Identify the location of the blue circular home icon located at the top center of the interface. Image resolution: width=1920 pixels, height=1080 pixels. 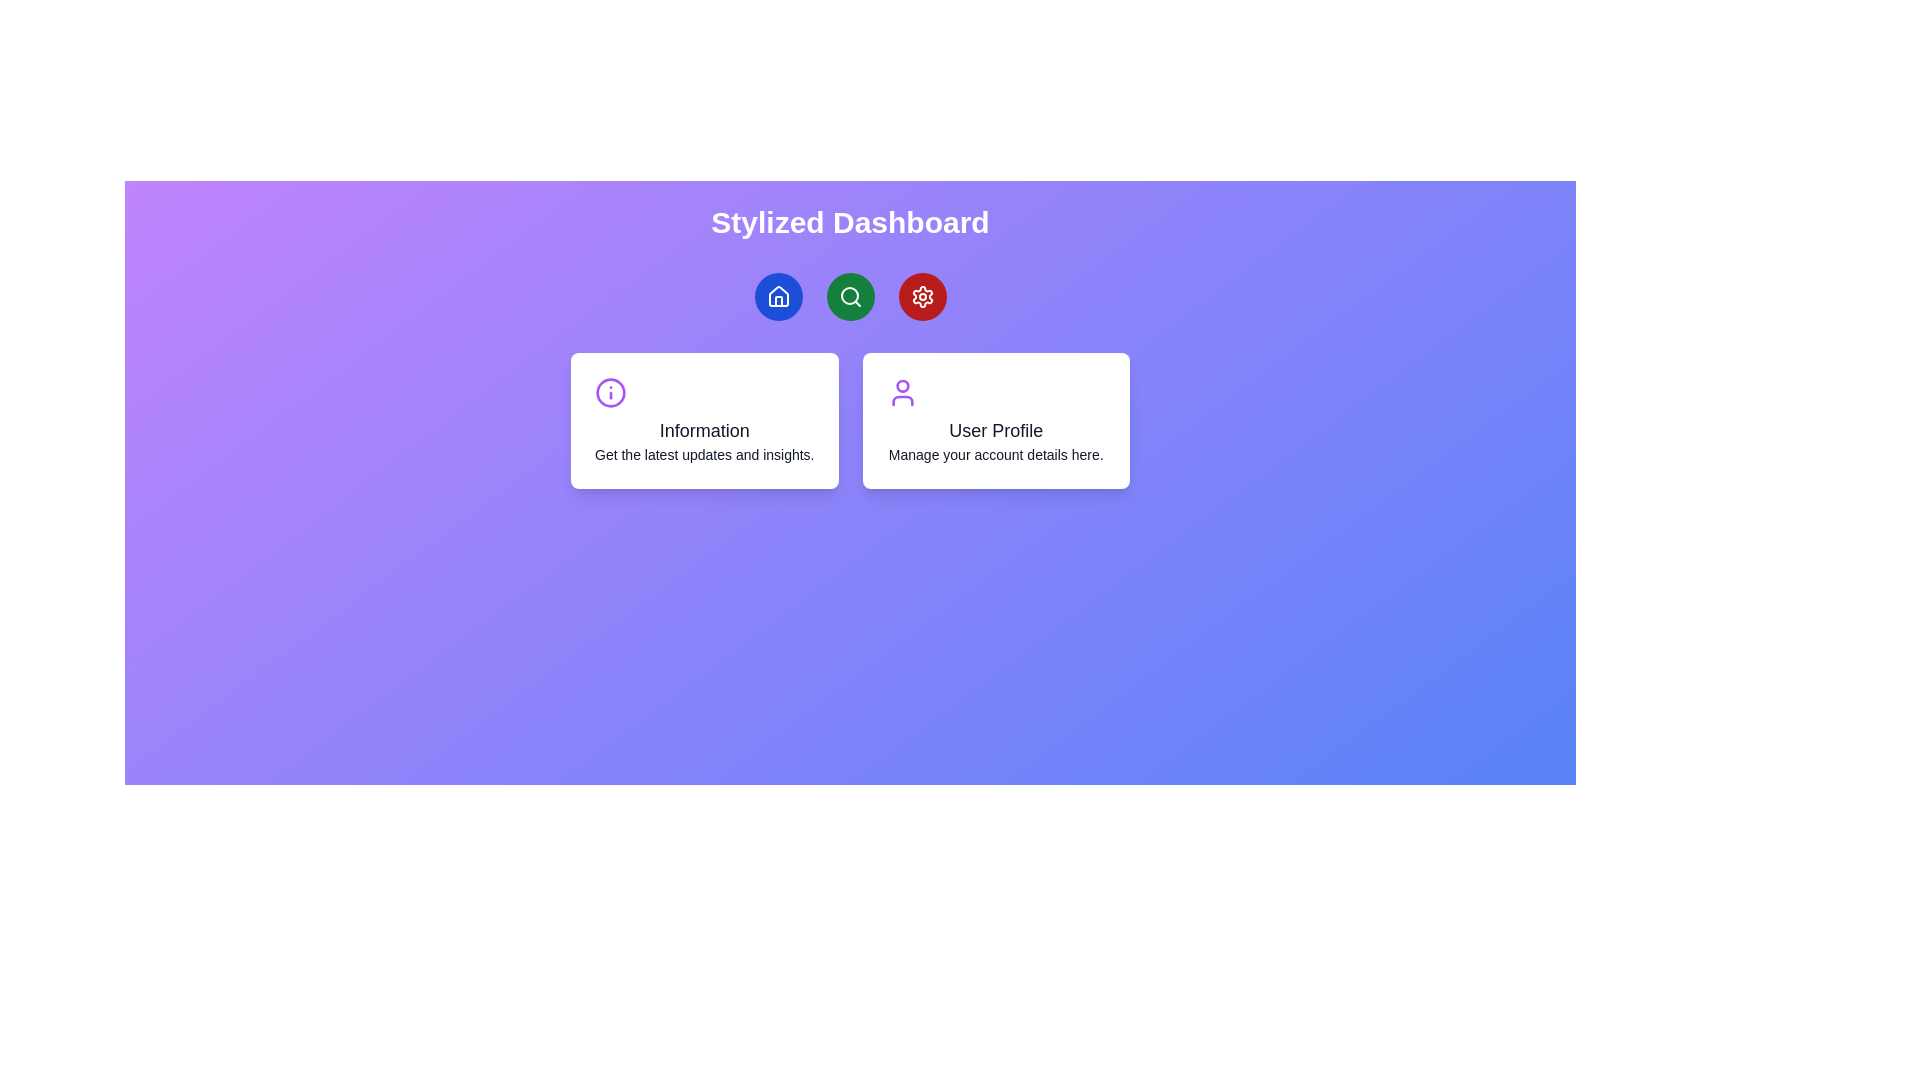
(777, 296).